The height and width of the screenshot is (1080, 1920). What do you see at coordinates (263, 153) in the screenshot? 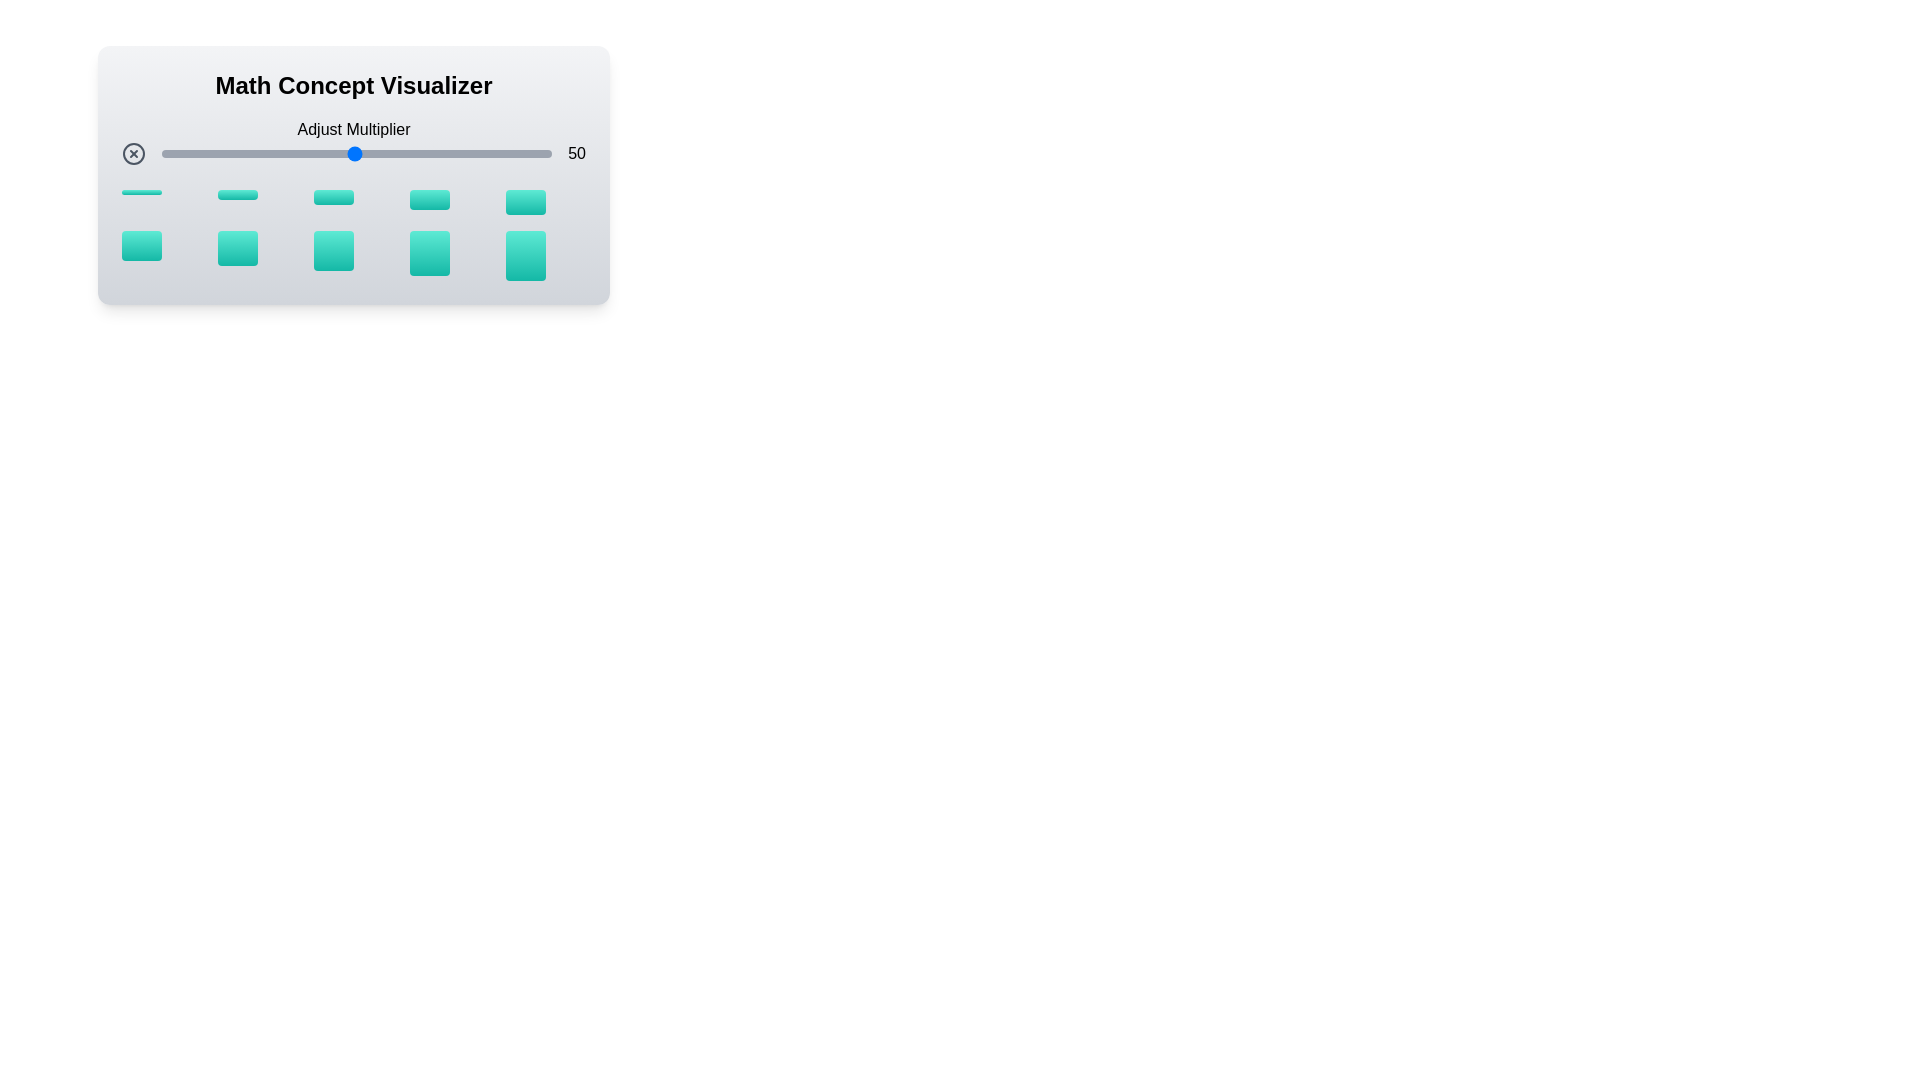
I see `the multiplier to 27 by adjusting the slider` at bounding box center [263, 153].